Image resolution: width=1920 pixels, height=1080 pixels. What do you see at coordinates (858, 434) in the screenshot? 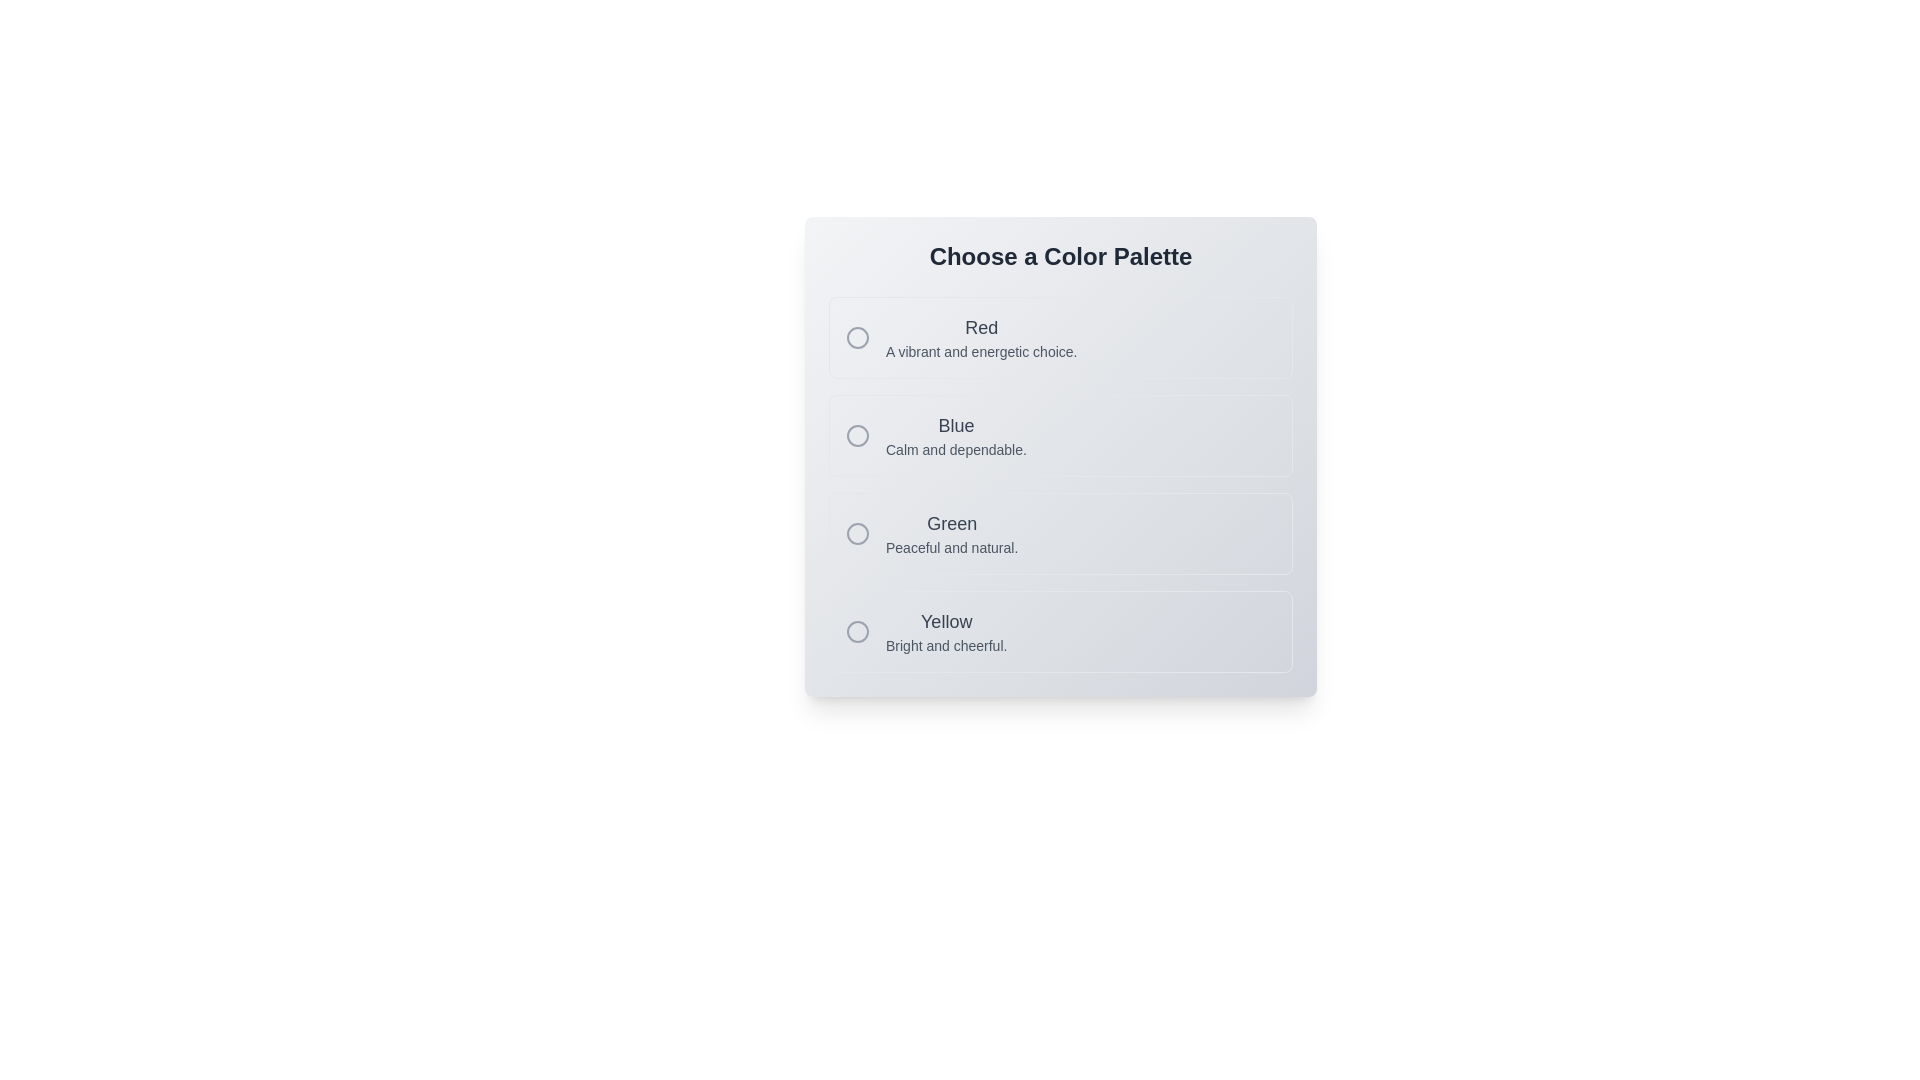
I see `the circular radio button indicator for the 'Blue' selection option` at bounding box center [858, 434].